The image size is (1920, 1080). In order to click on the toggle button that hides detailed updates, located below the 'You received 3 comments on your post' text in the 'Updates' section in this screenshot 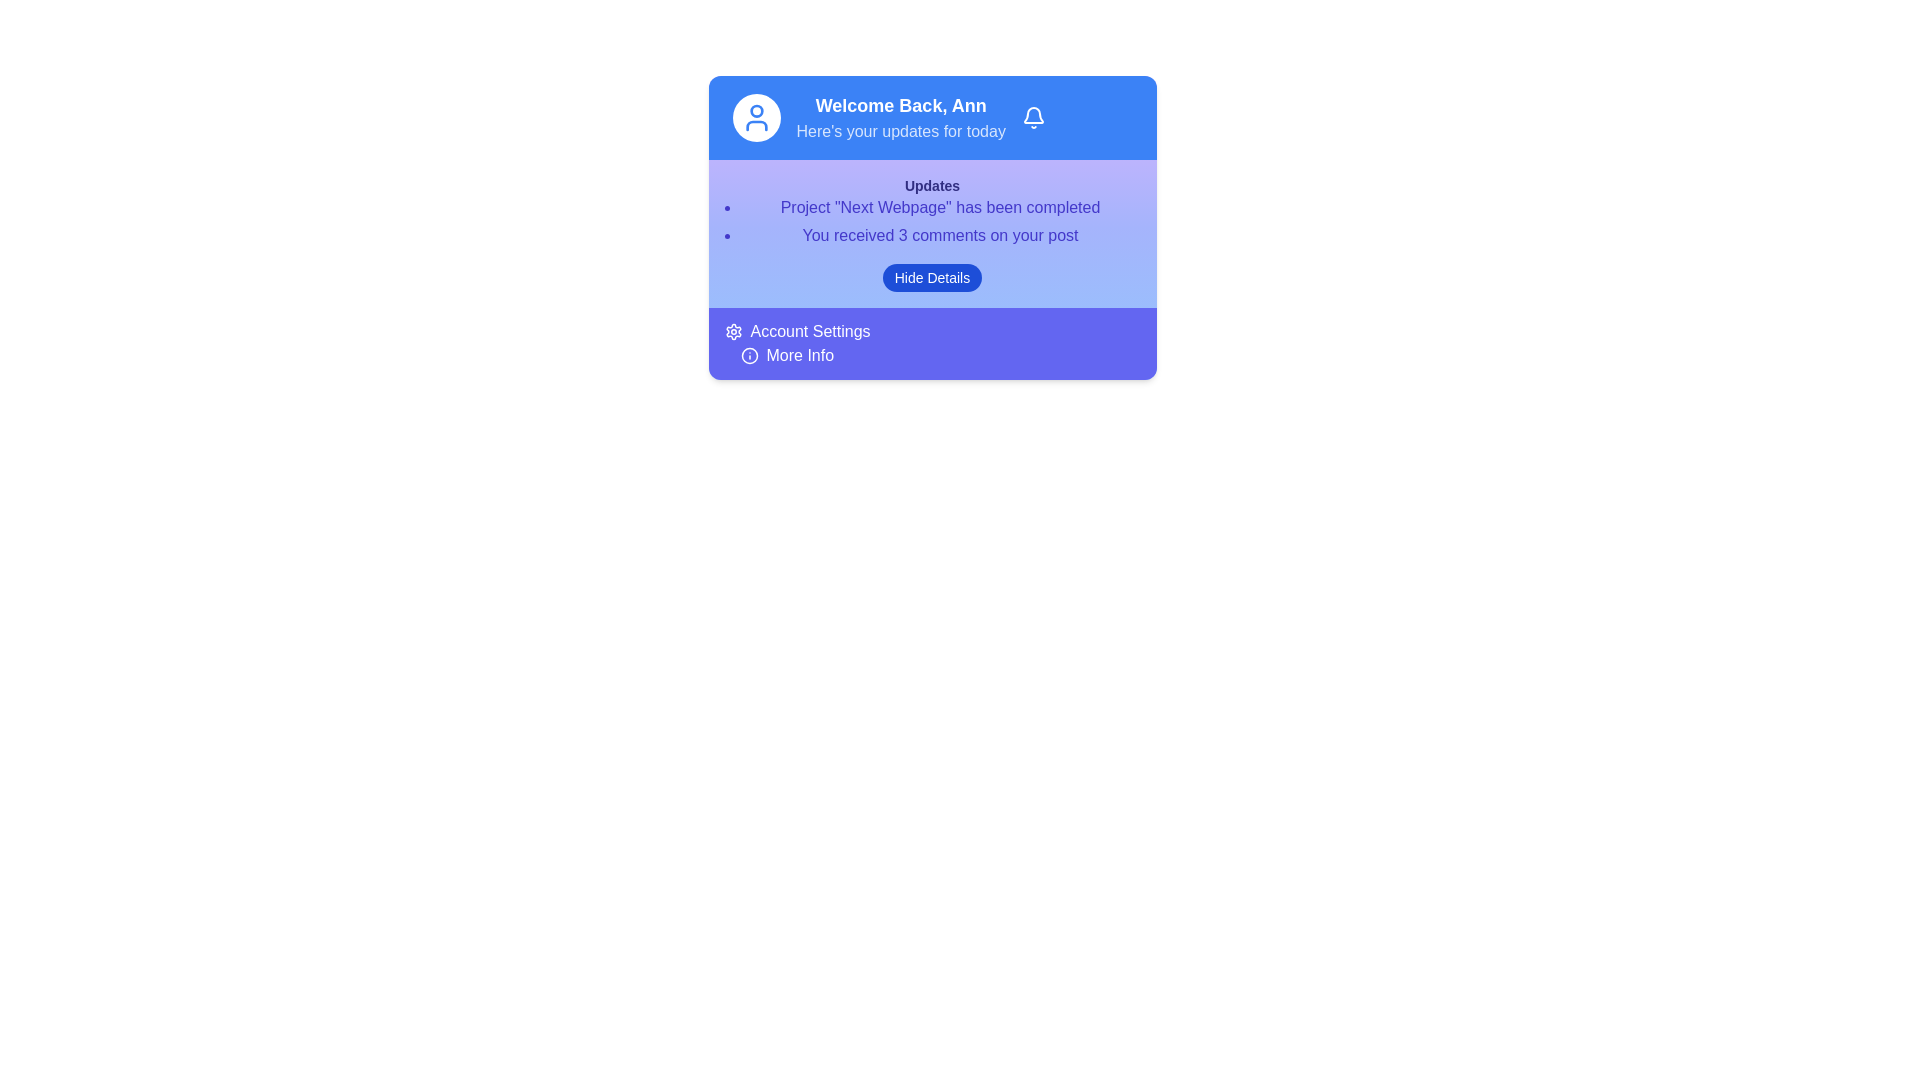, I will do `click(931, 277)`.